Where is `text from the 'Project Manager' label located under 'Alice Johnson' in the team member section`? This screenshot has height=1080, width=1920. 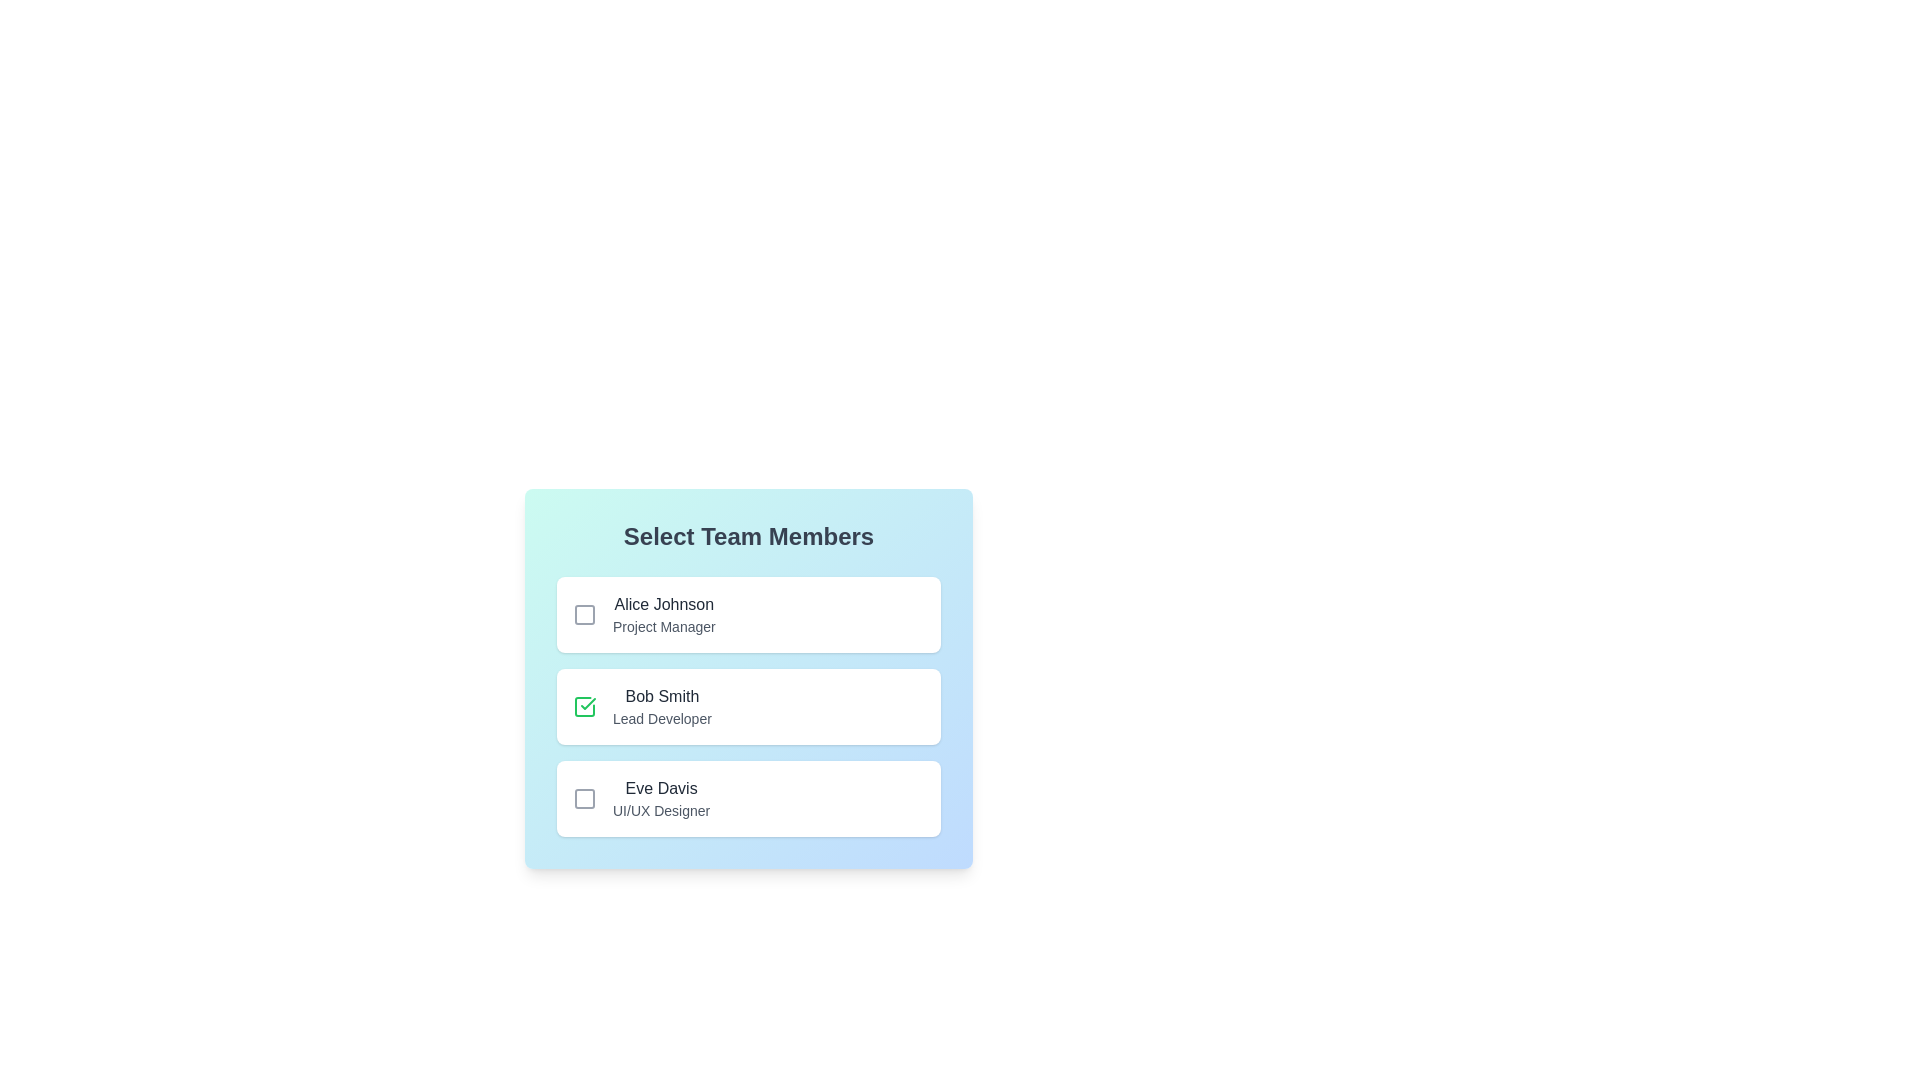
text from the 'Project Manager' label located under 'Alice Johnson' in the team member section is located at coordinates (664, 626).